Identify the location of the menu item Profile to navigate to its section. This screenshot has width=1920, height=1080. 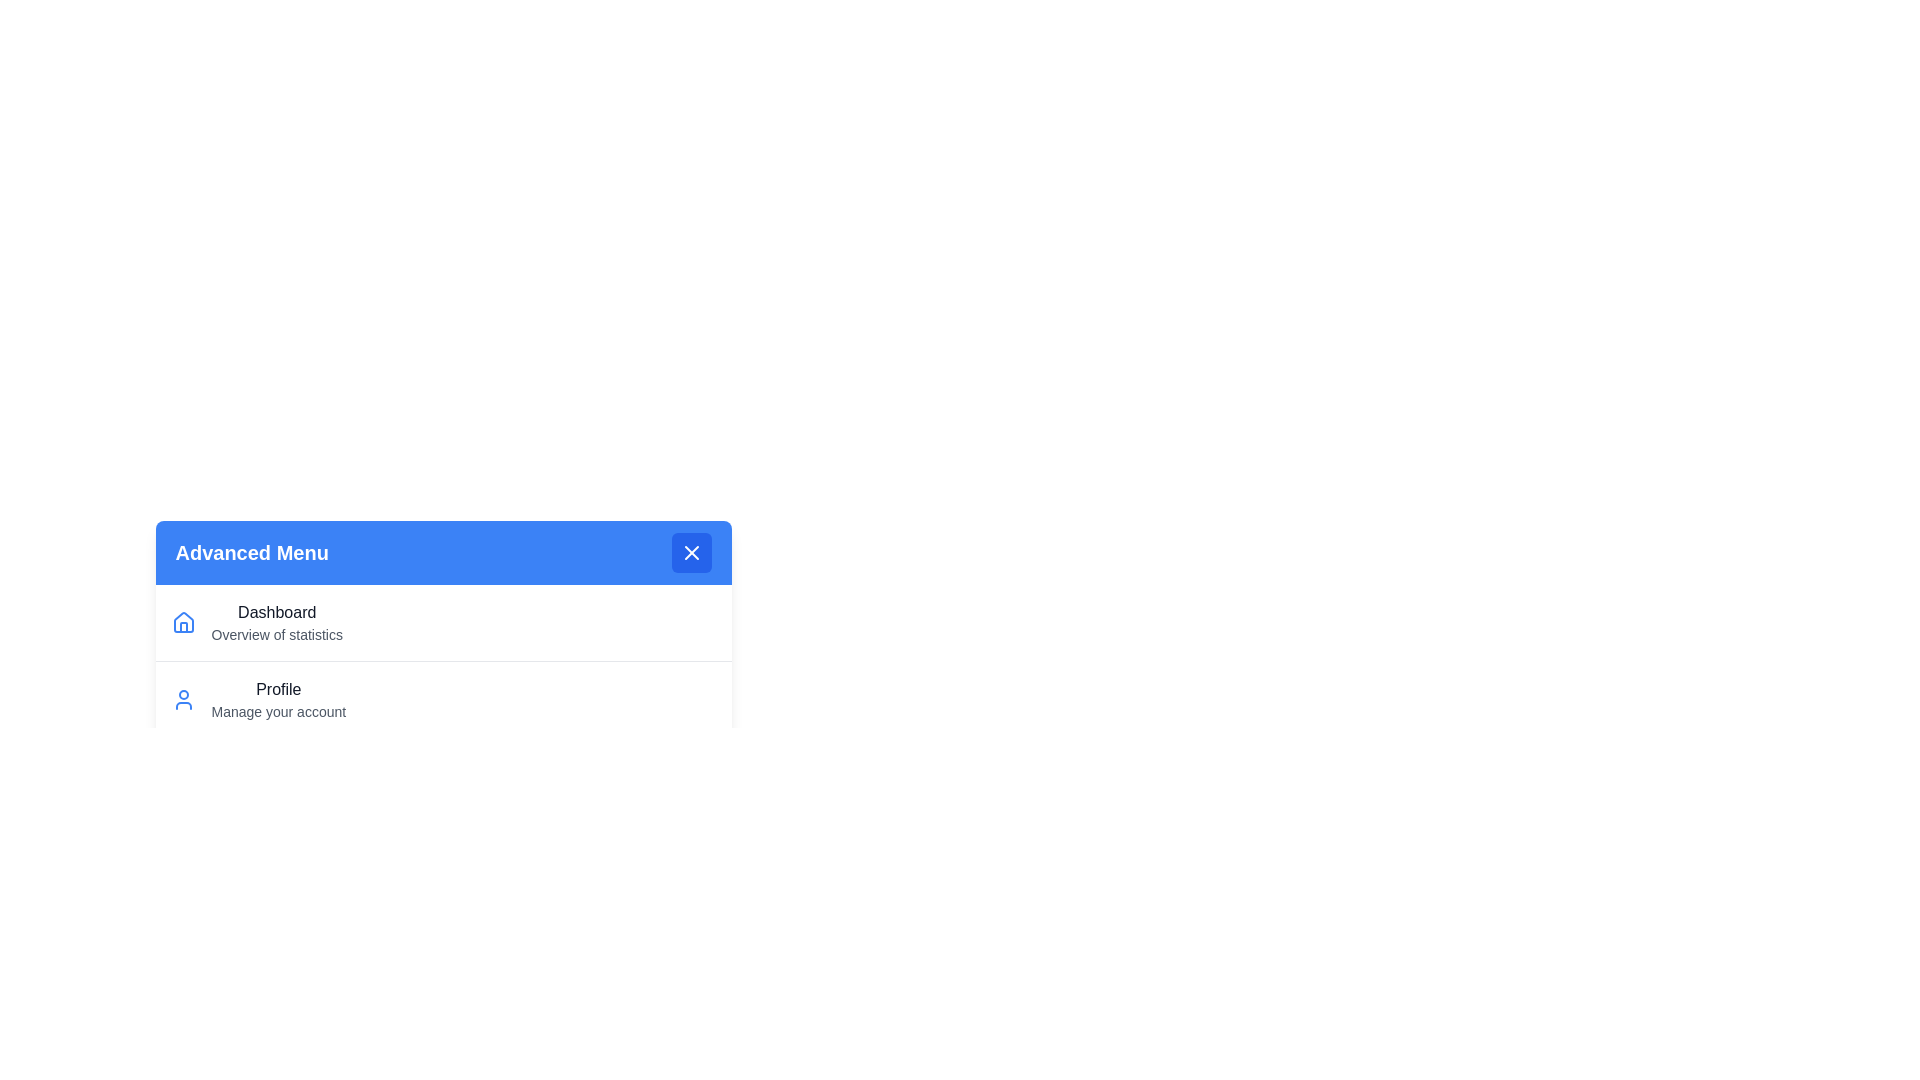
(442, 698).